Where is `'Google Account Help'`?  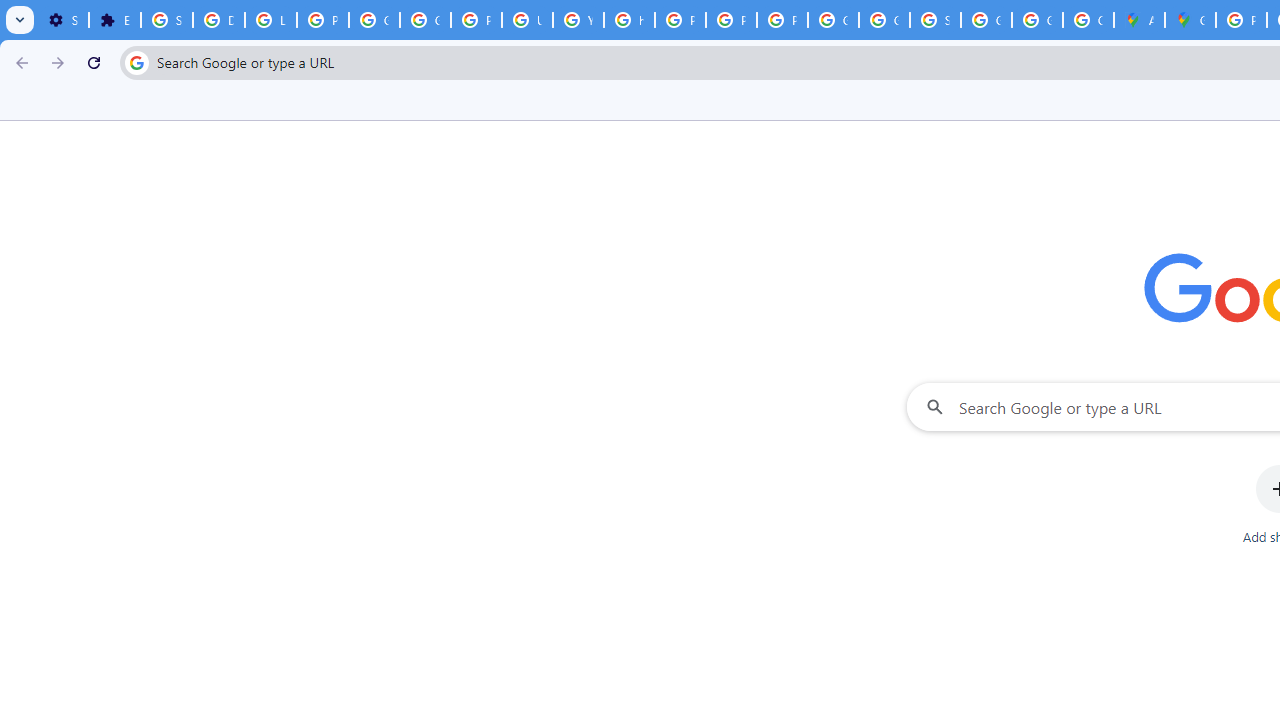 'Google Account Help' is located at coordinates (423, 20).